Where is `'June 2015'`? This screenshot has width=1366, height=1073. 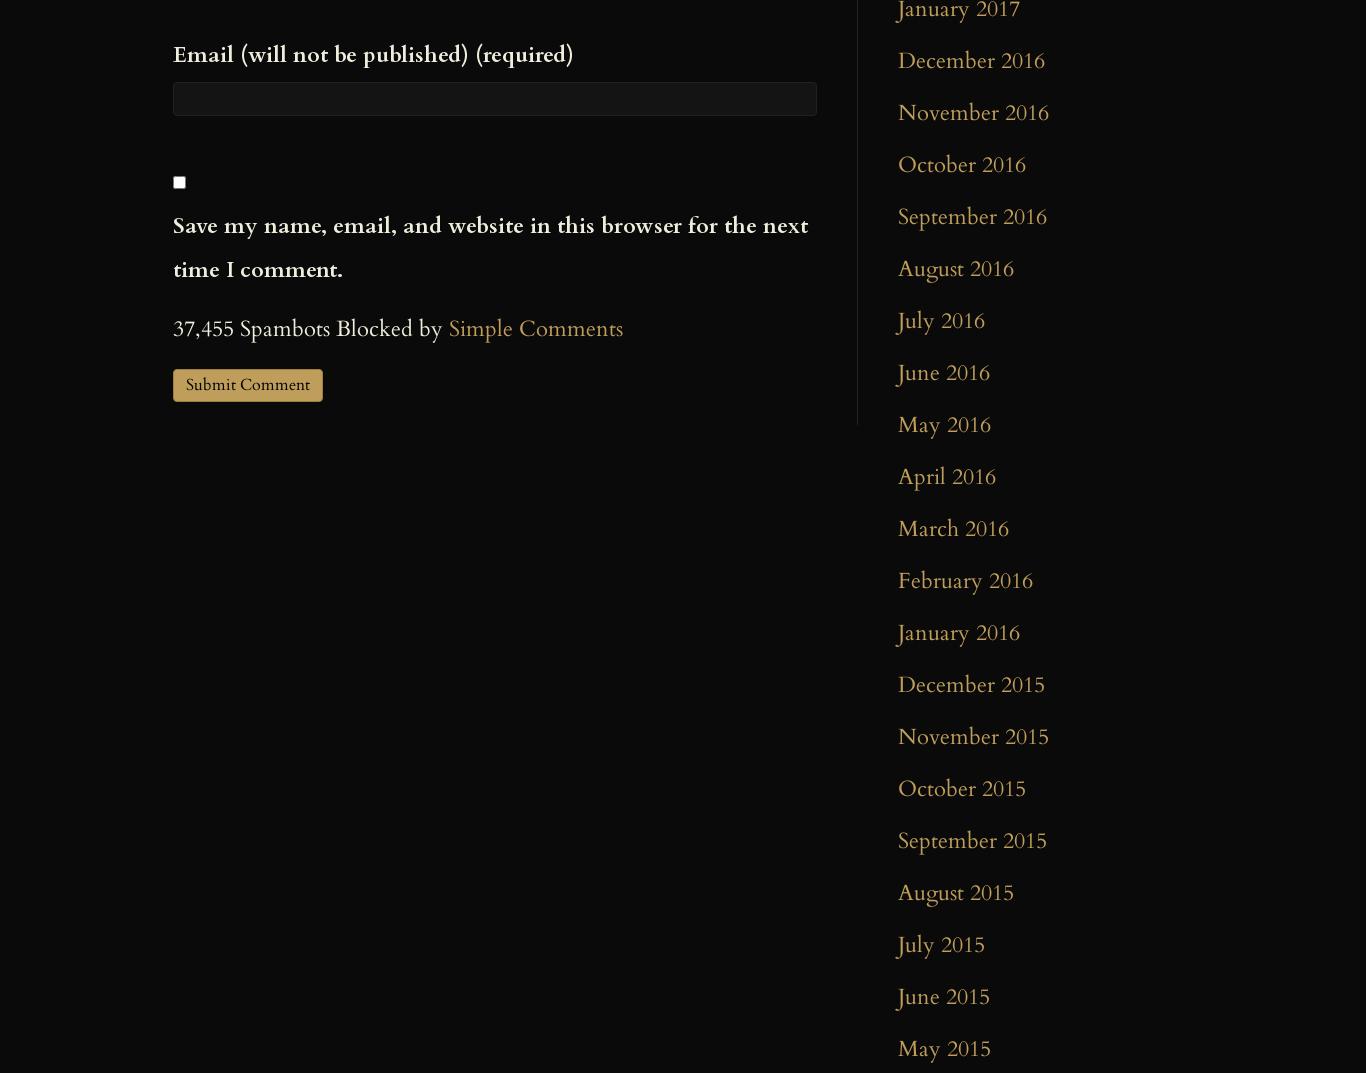 'June 2015' is located at coordinates (944, 996).